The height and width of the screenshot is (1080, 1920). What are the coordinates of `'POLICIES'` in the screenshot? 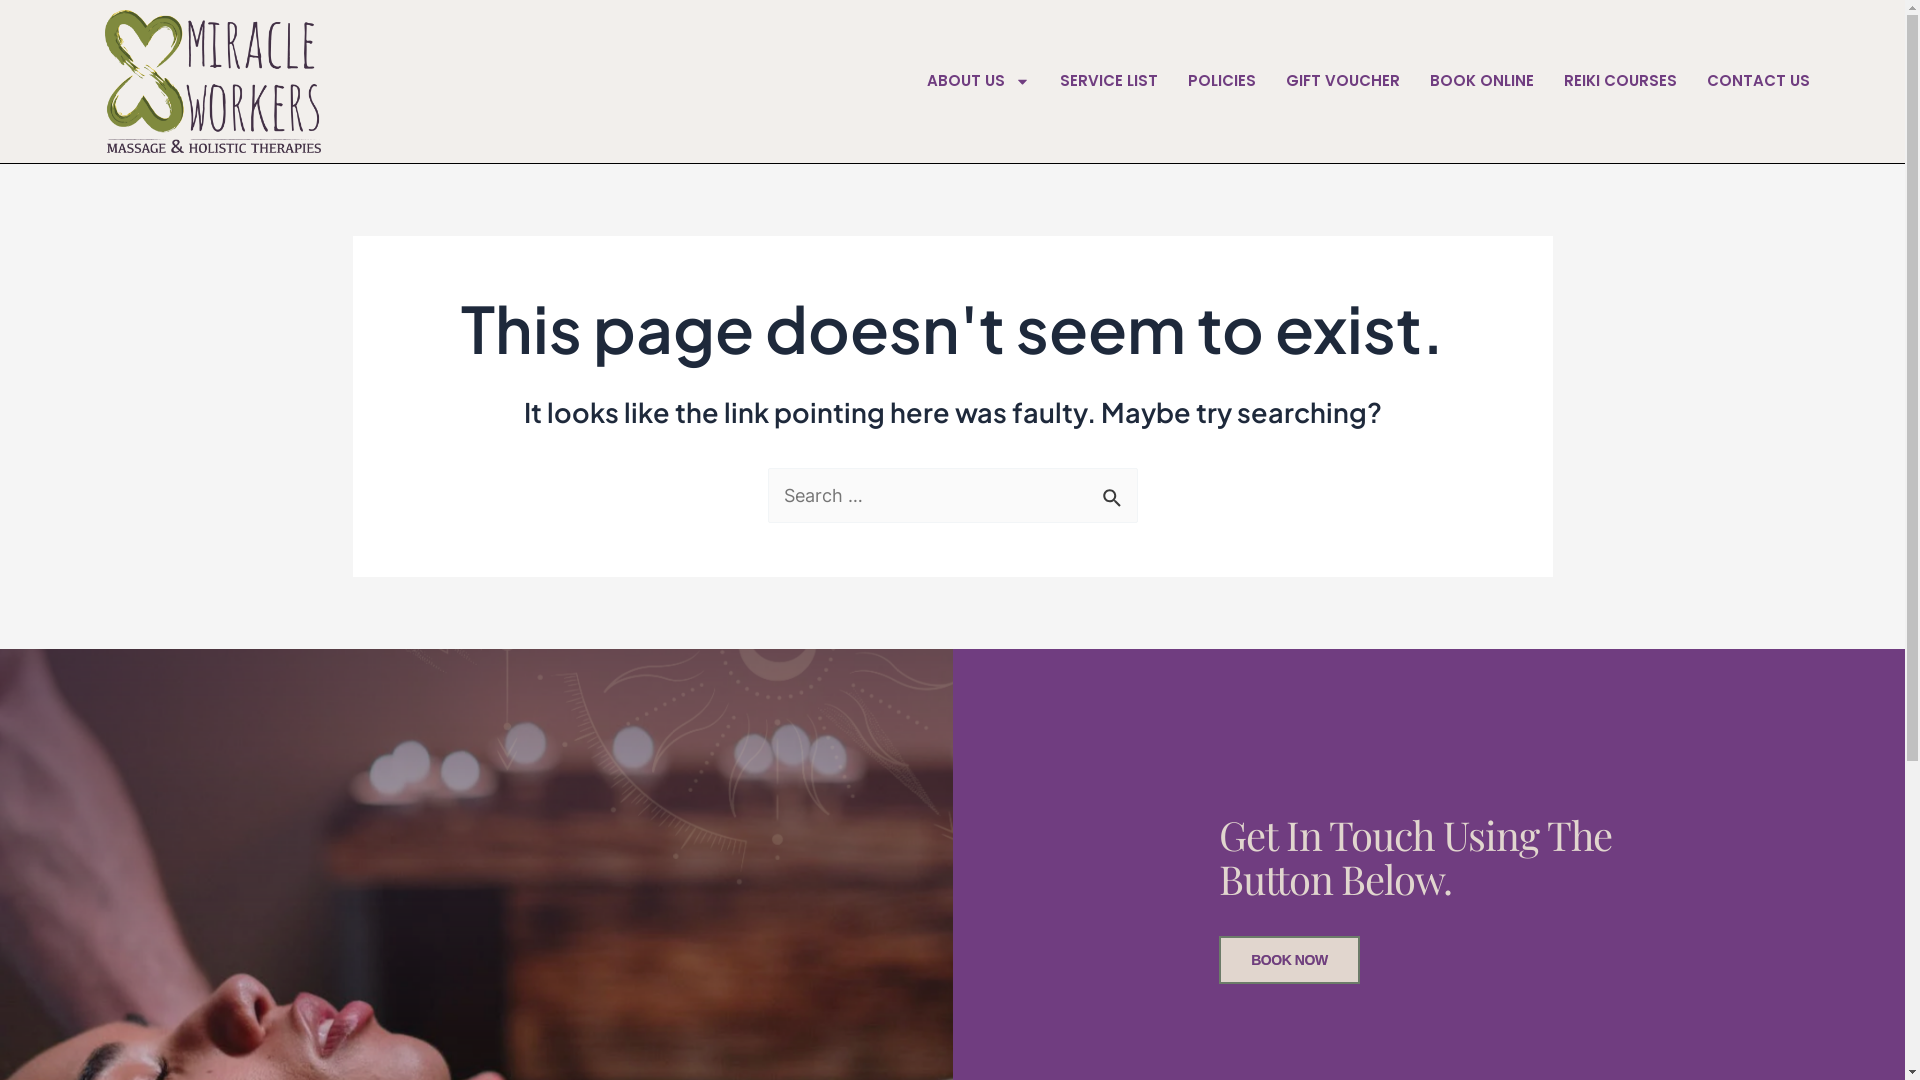 It's located at (1221, 80).